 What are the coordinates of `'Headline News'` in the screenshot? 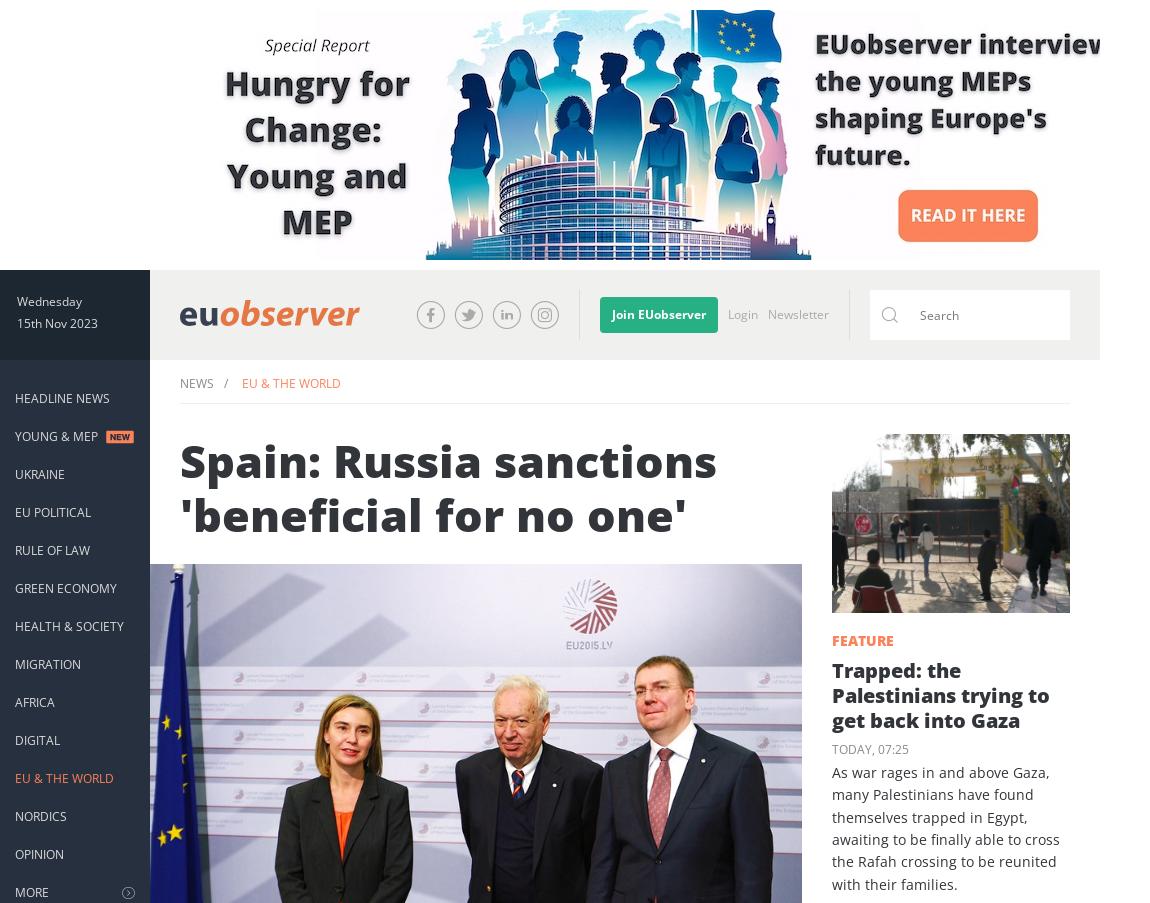 It's located at (61, 397).